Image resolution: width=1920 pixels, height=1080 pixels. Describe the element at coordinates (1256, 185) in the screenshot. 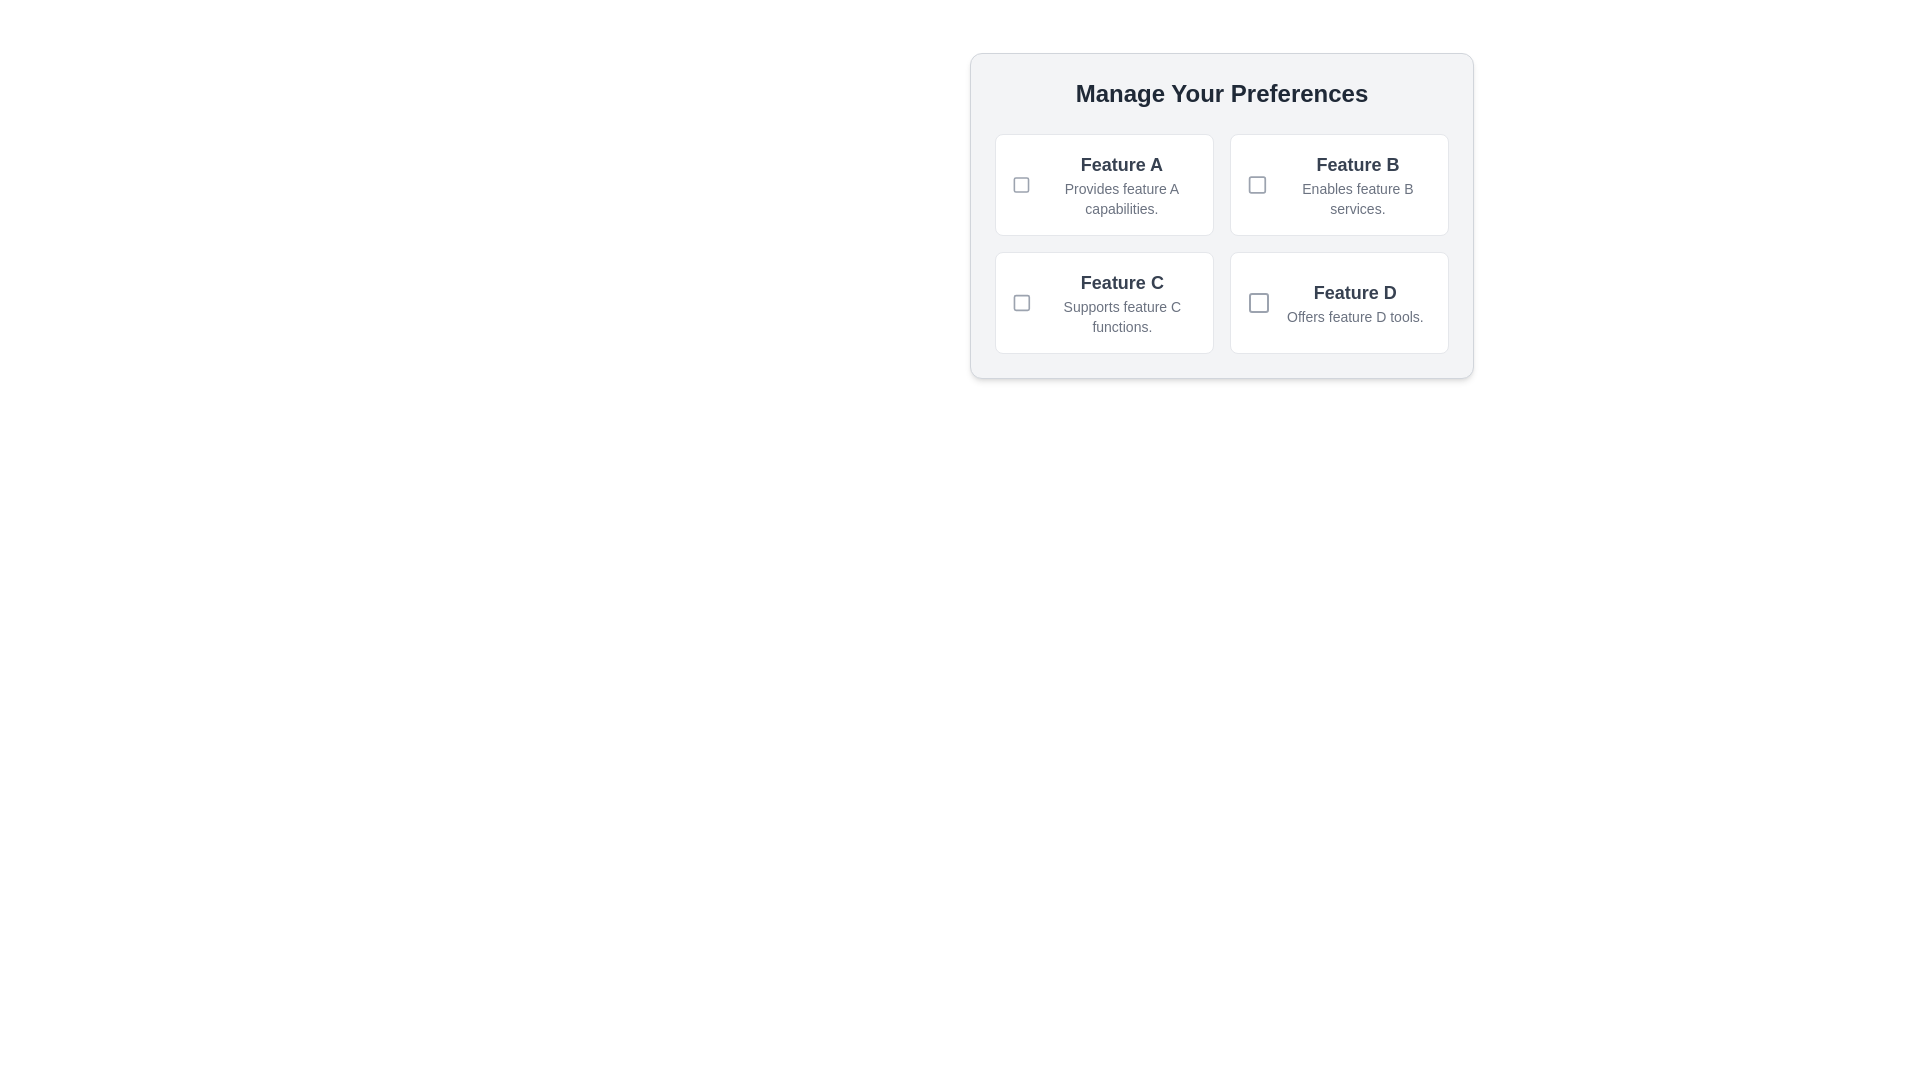

I see `the checkbox located to the left of the Feature B text label` at that location.